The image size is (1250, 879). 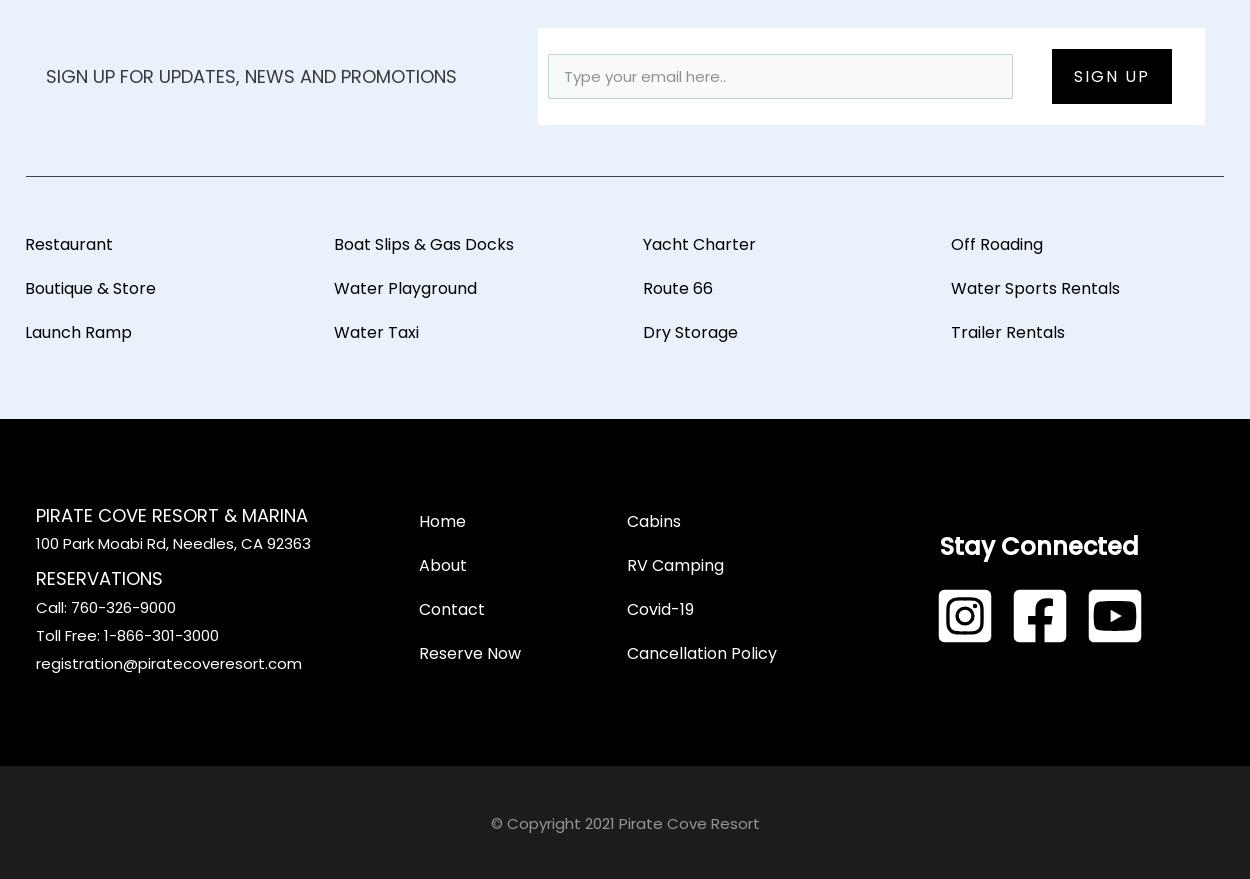 What do you see at coordinates (98, 576) in the screenshot?
I see `'Reservations'` at bounding box center [98, 576].